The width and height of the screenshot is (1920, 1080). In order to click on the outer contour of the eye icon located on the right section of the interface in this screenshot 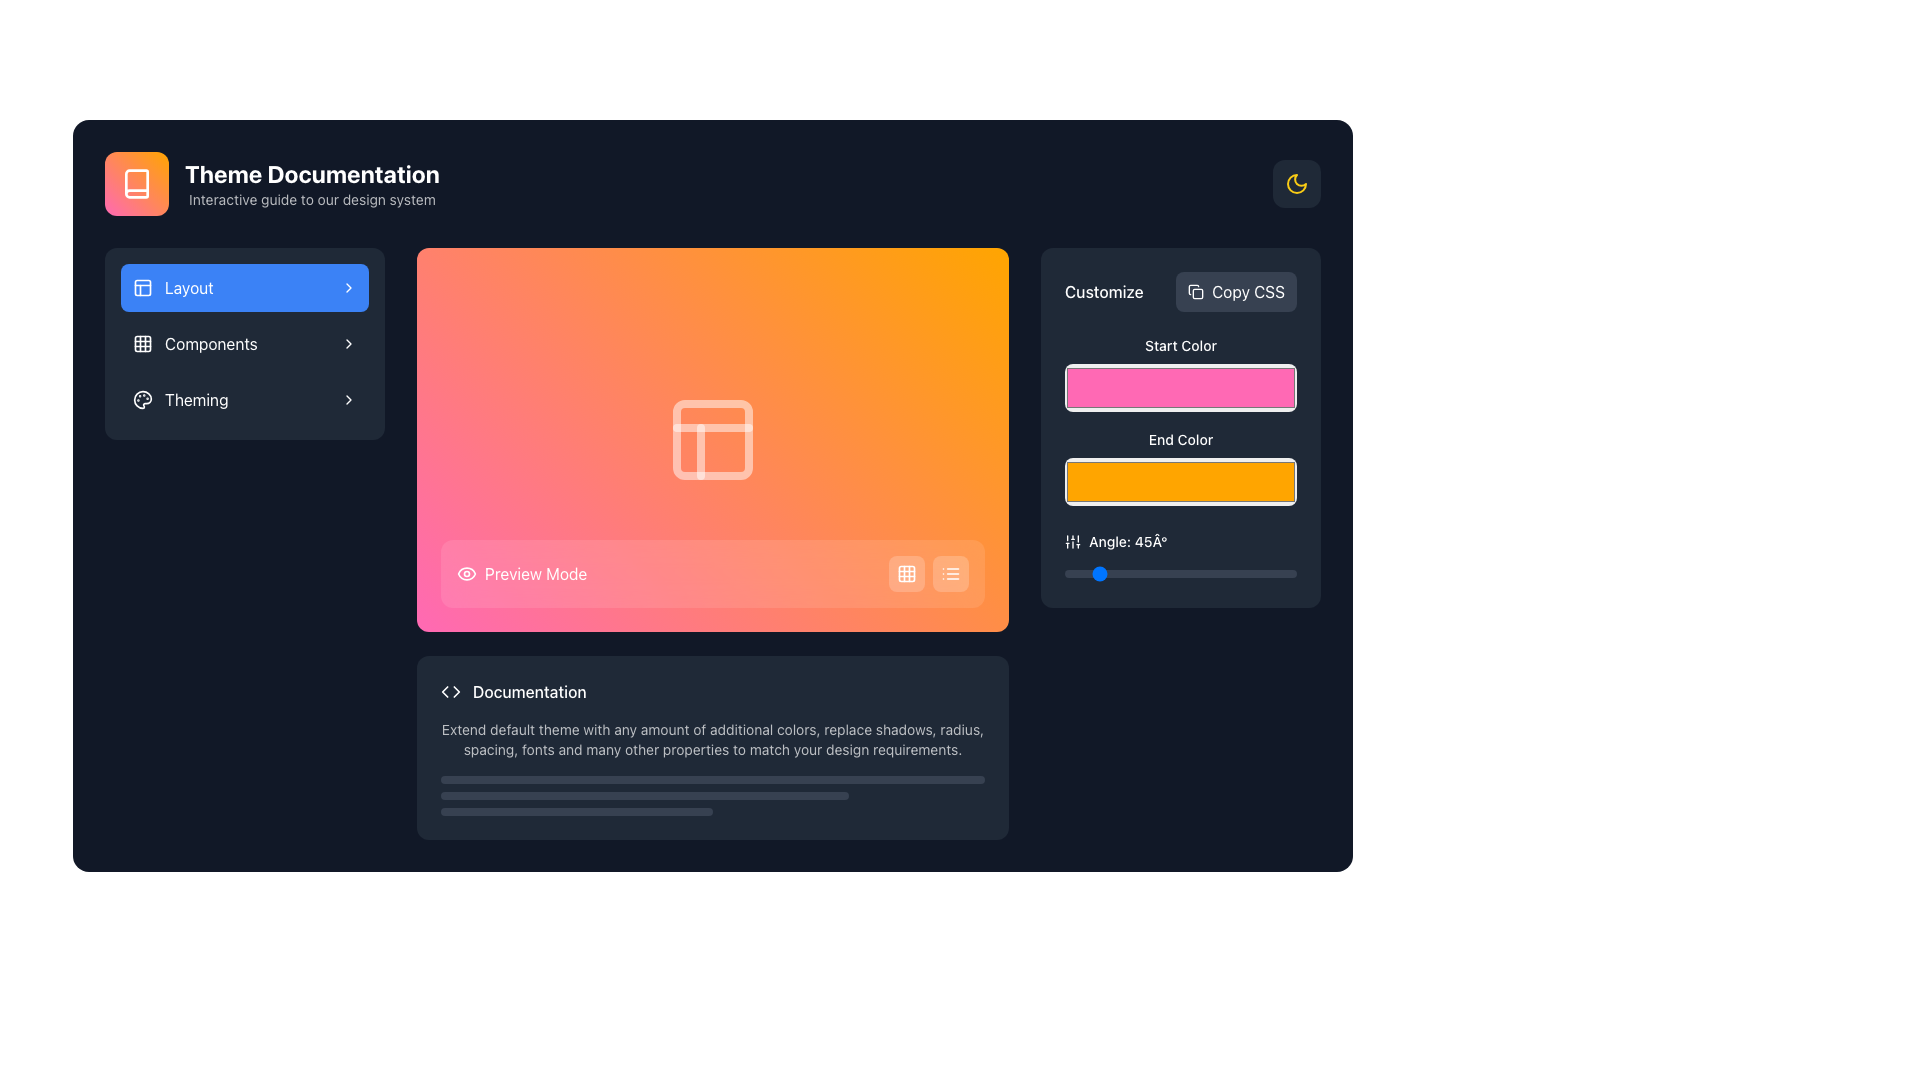, I will do `click(465, 574)`.